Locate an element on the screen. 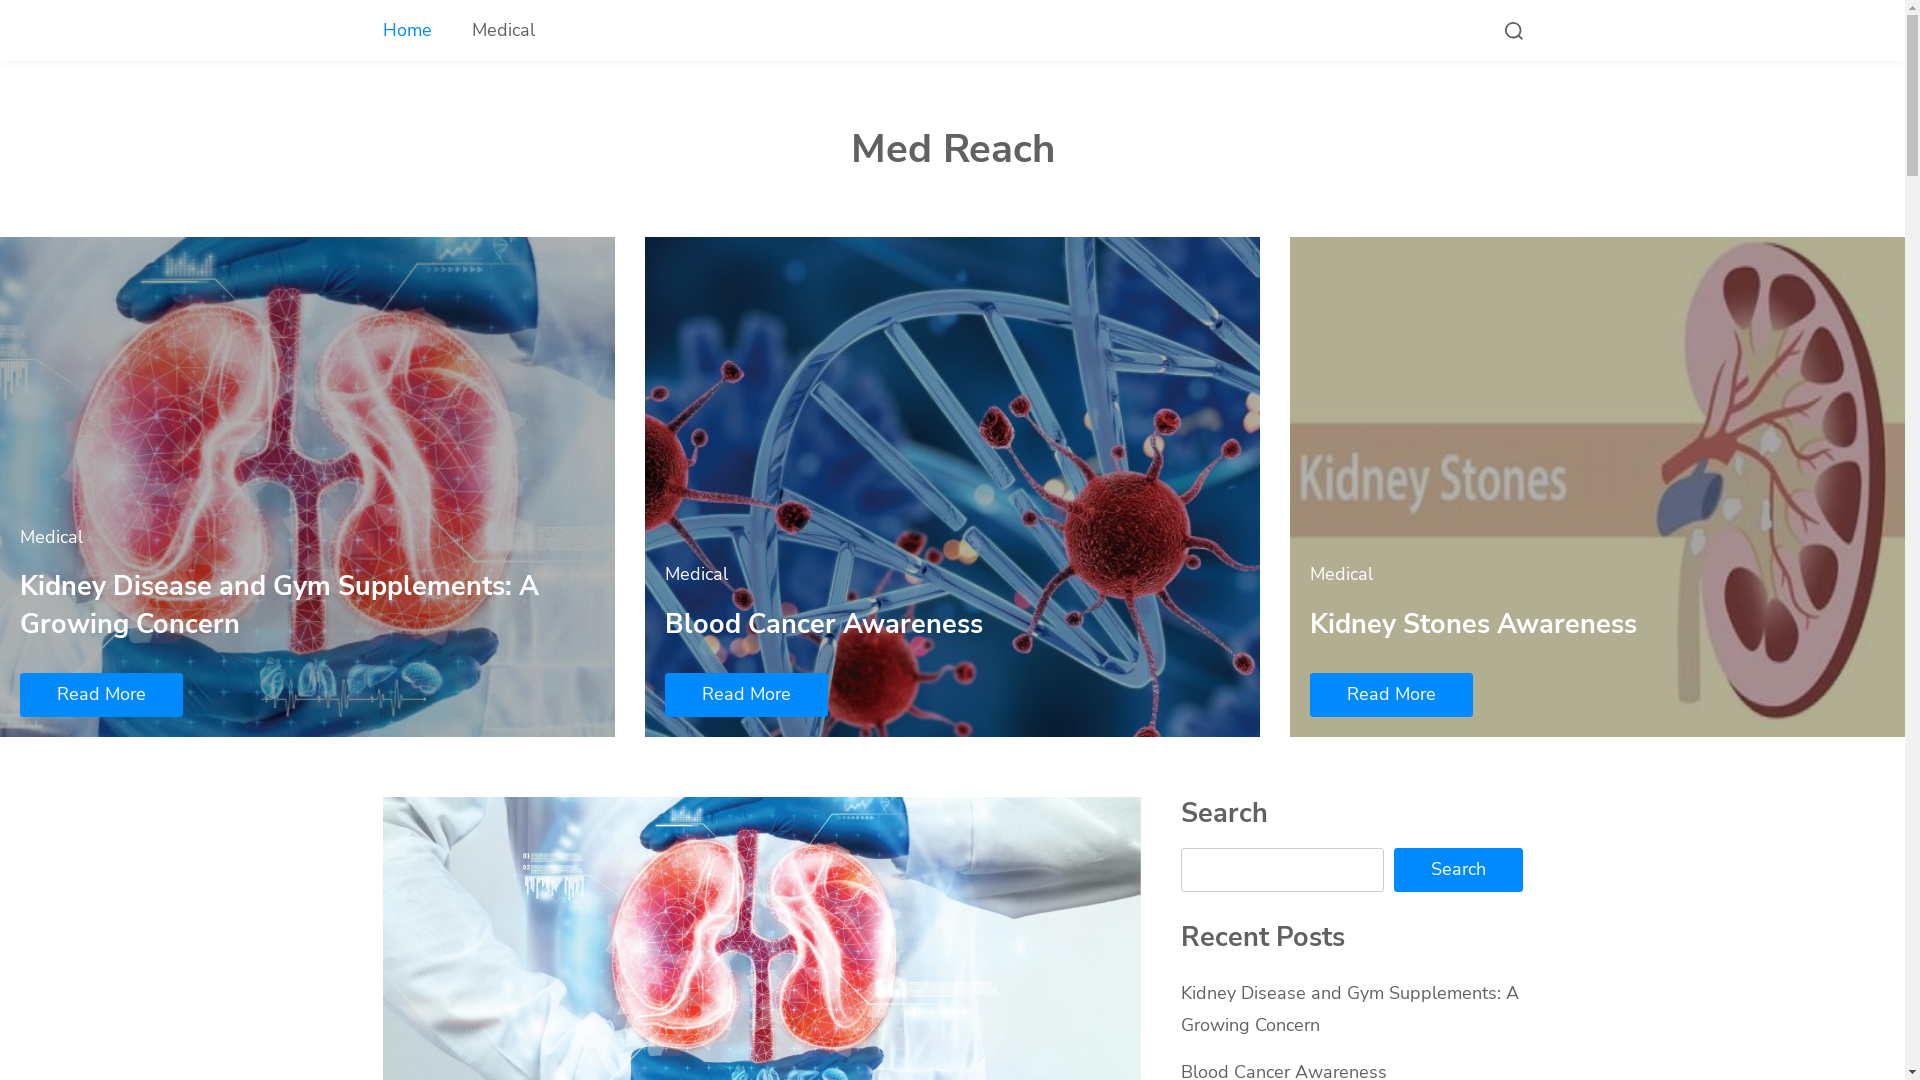  'Med Reach' is located at coordinates (950, 148).